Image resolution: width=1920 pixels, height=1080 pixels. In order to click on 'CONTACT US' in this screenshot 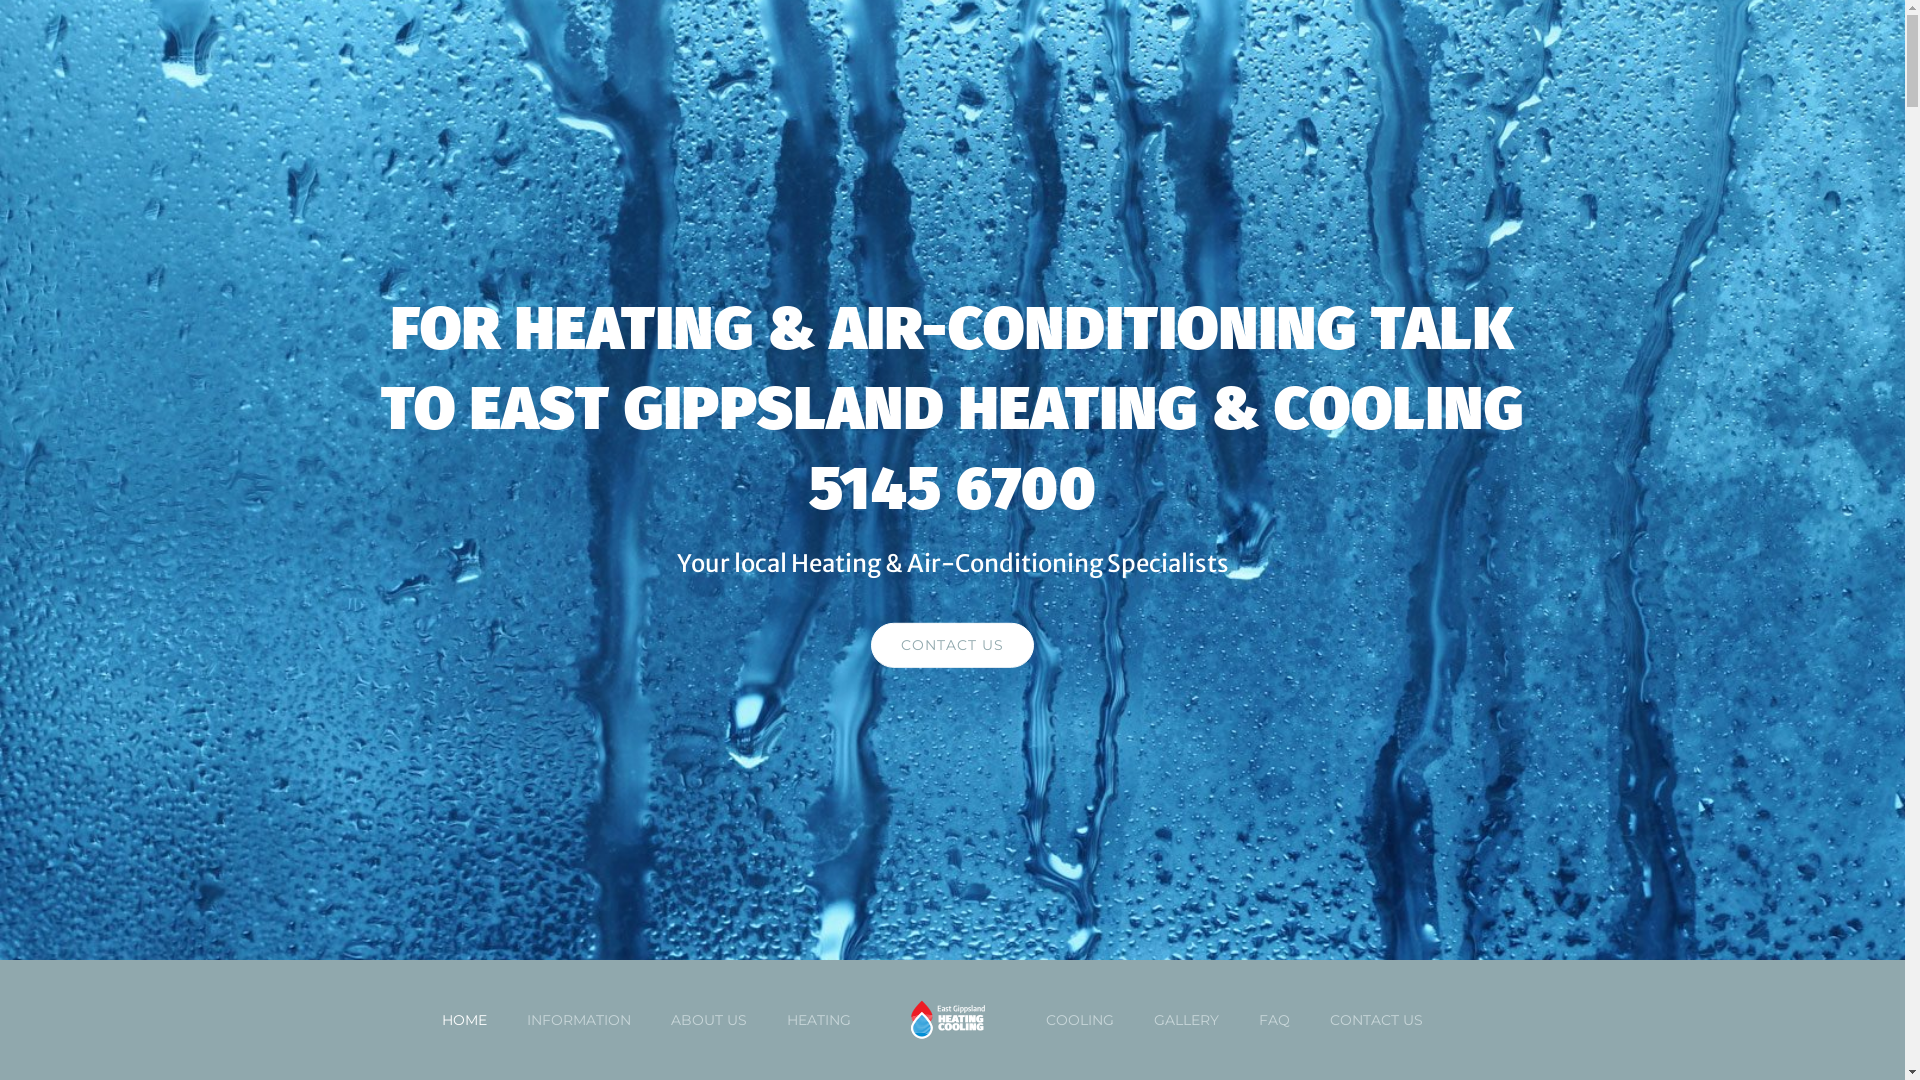, I will do `click(870, 645)`.